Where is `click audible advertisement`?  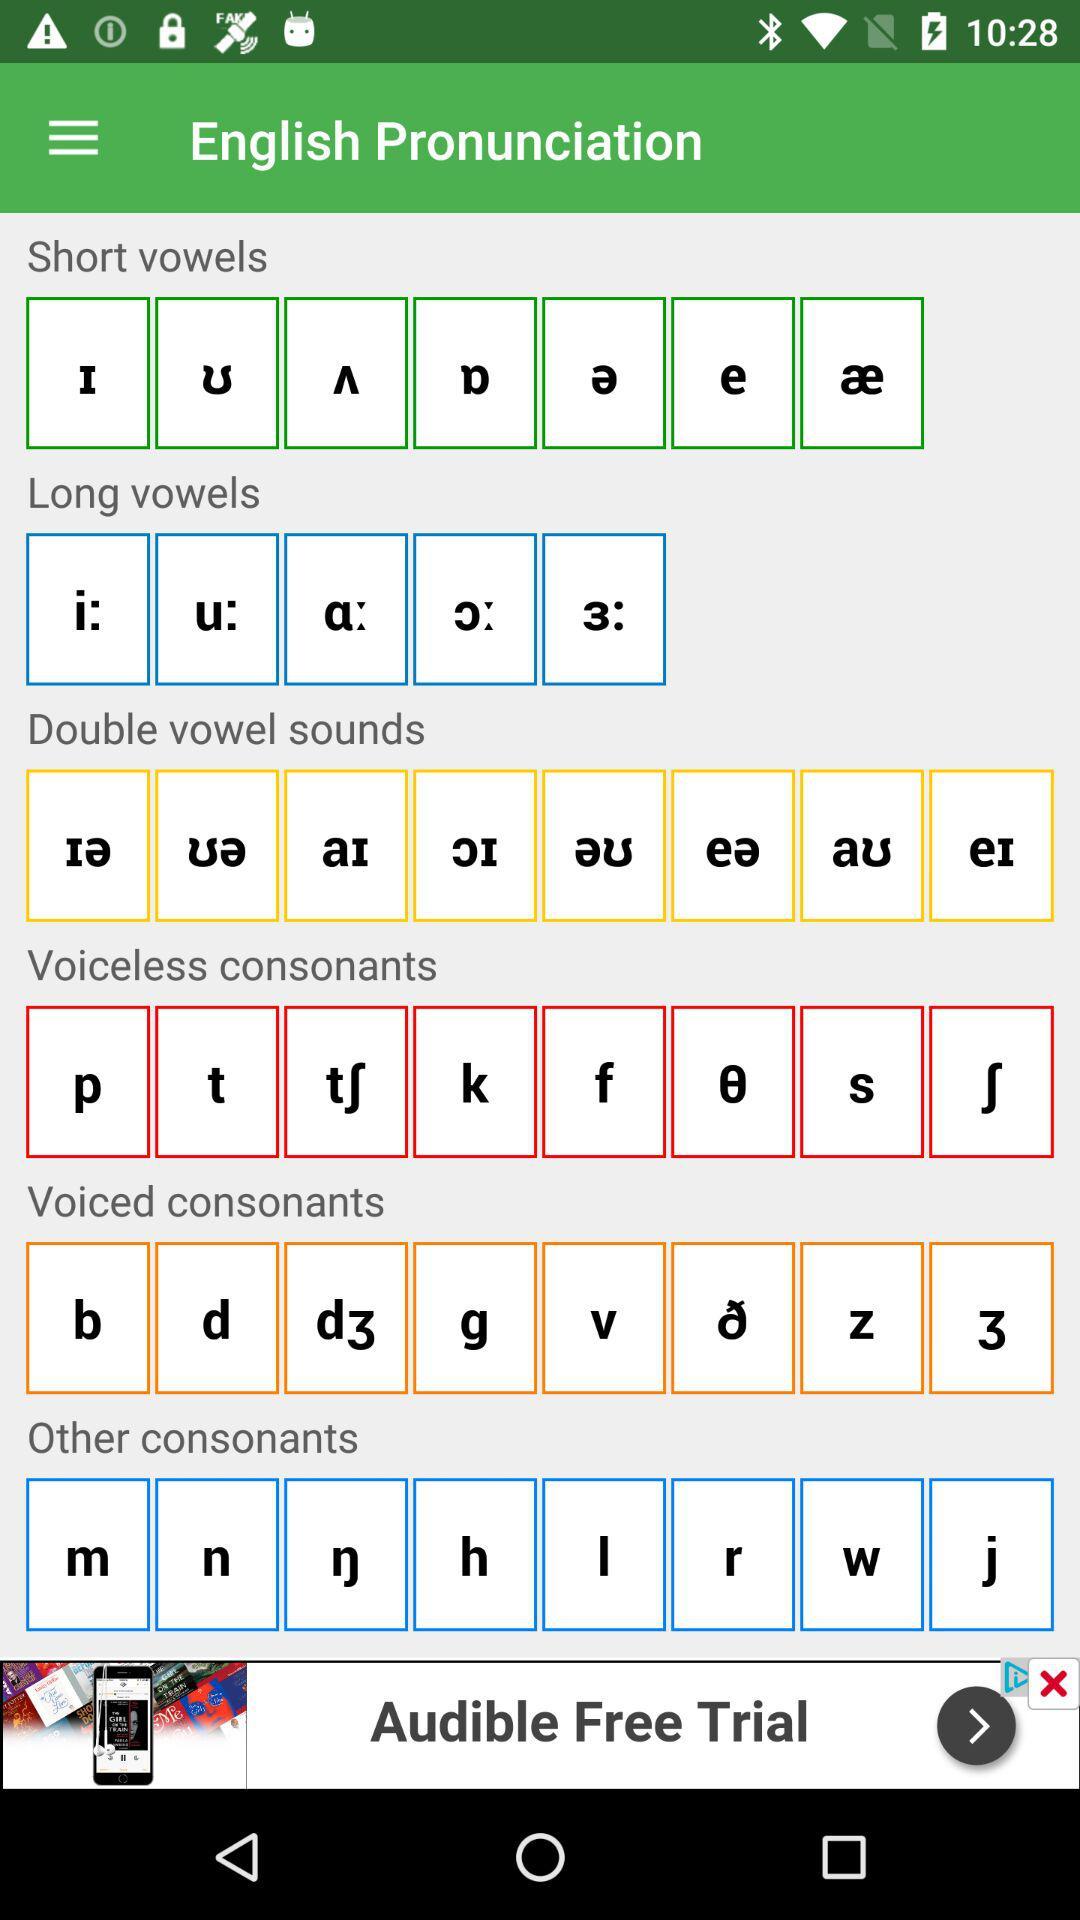
click audible advertisement is located at coordinates (540, 1722).